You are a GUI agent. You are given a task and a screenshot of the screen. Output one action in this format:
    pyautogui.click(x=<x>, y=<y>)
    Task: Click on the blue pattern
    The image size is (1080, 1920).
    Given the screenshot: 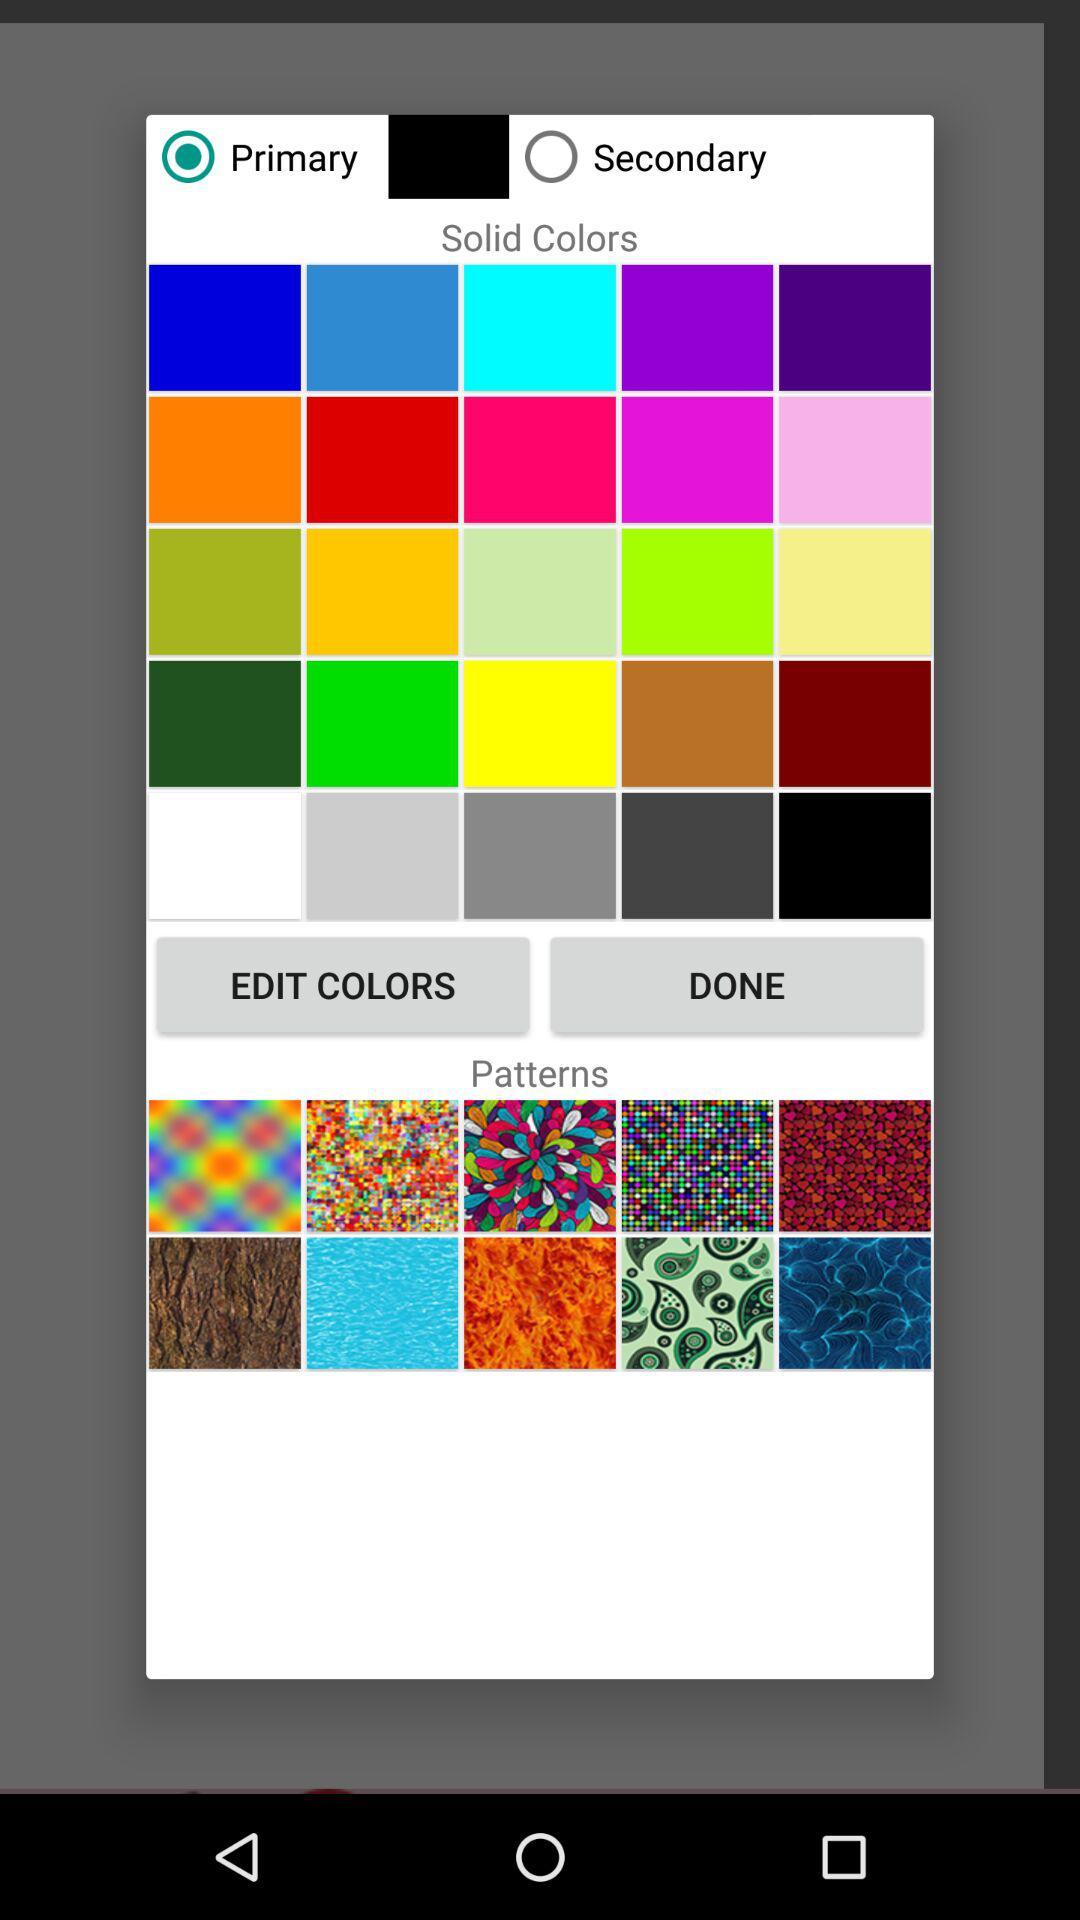 What is the action you would take?
    pyautogui.click(x=382, y=1303)
    